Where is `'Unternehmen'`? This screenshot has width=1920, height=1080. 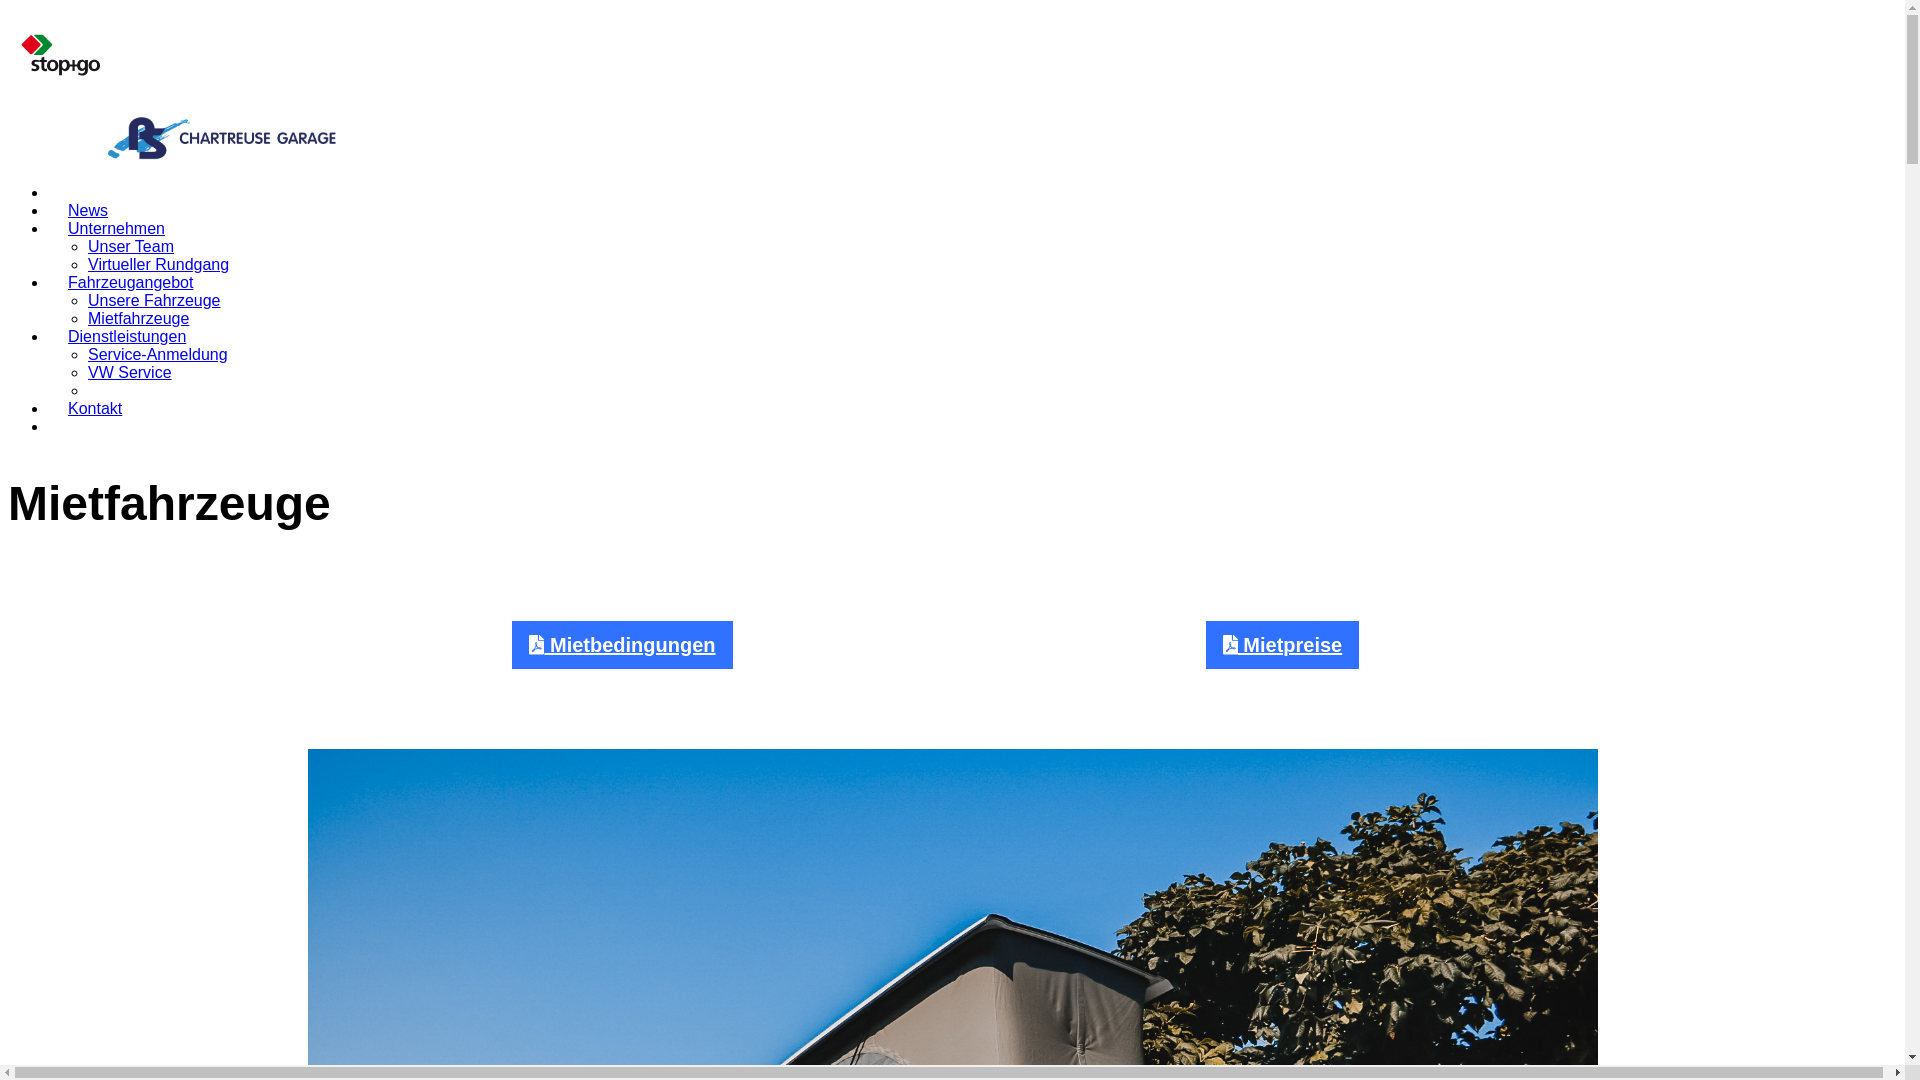 'Unternehmen' is located at coordinates (48, 227).